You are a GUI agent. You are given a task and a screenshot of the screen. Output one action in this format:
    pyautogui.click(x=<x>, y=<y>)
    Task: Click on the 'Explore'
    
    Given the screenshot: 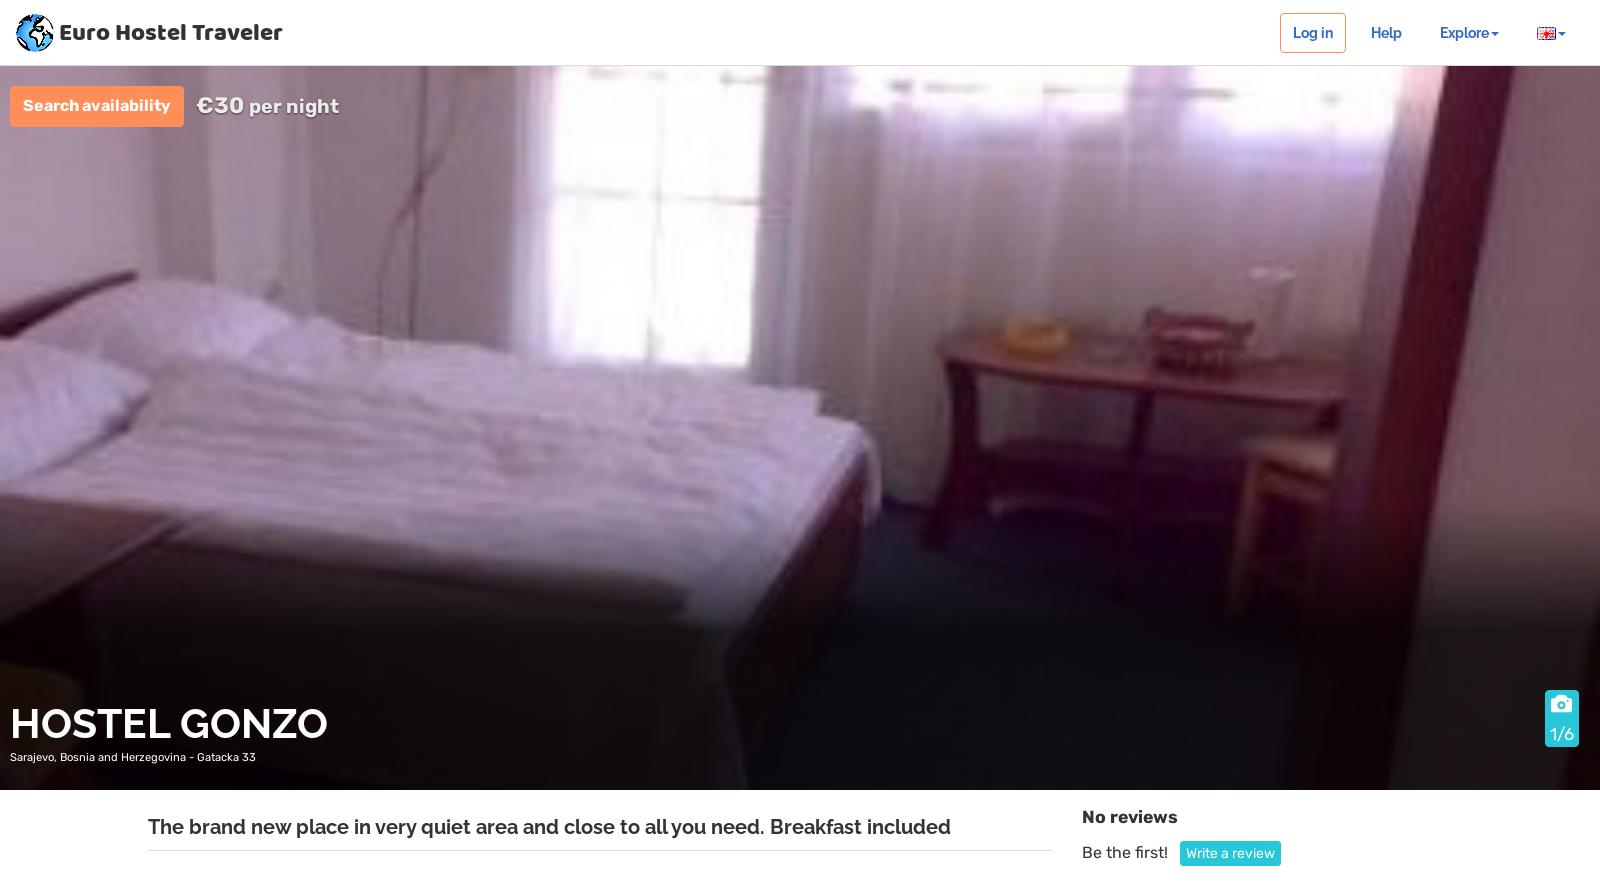 What is the action you would take?
    pyautogui.click(x=1464, y=31)
    